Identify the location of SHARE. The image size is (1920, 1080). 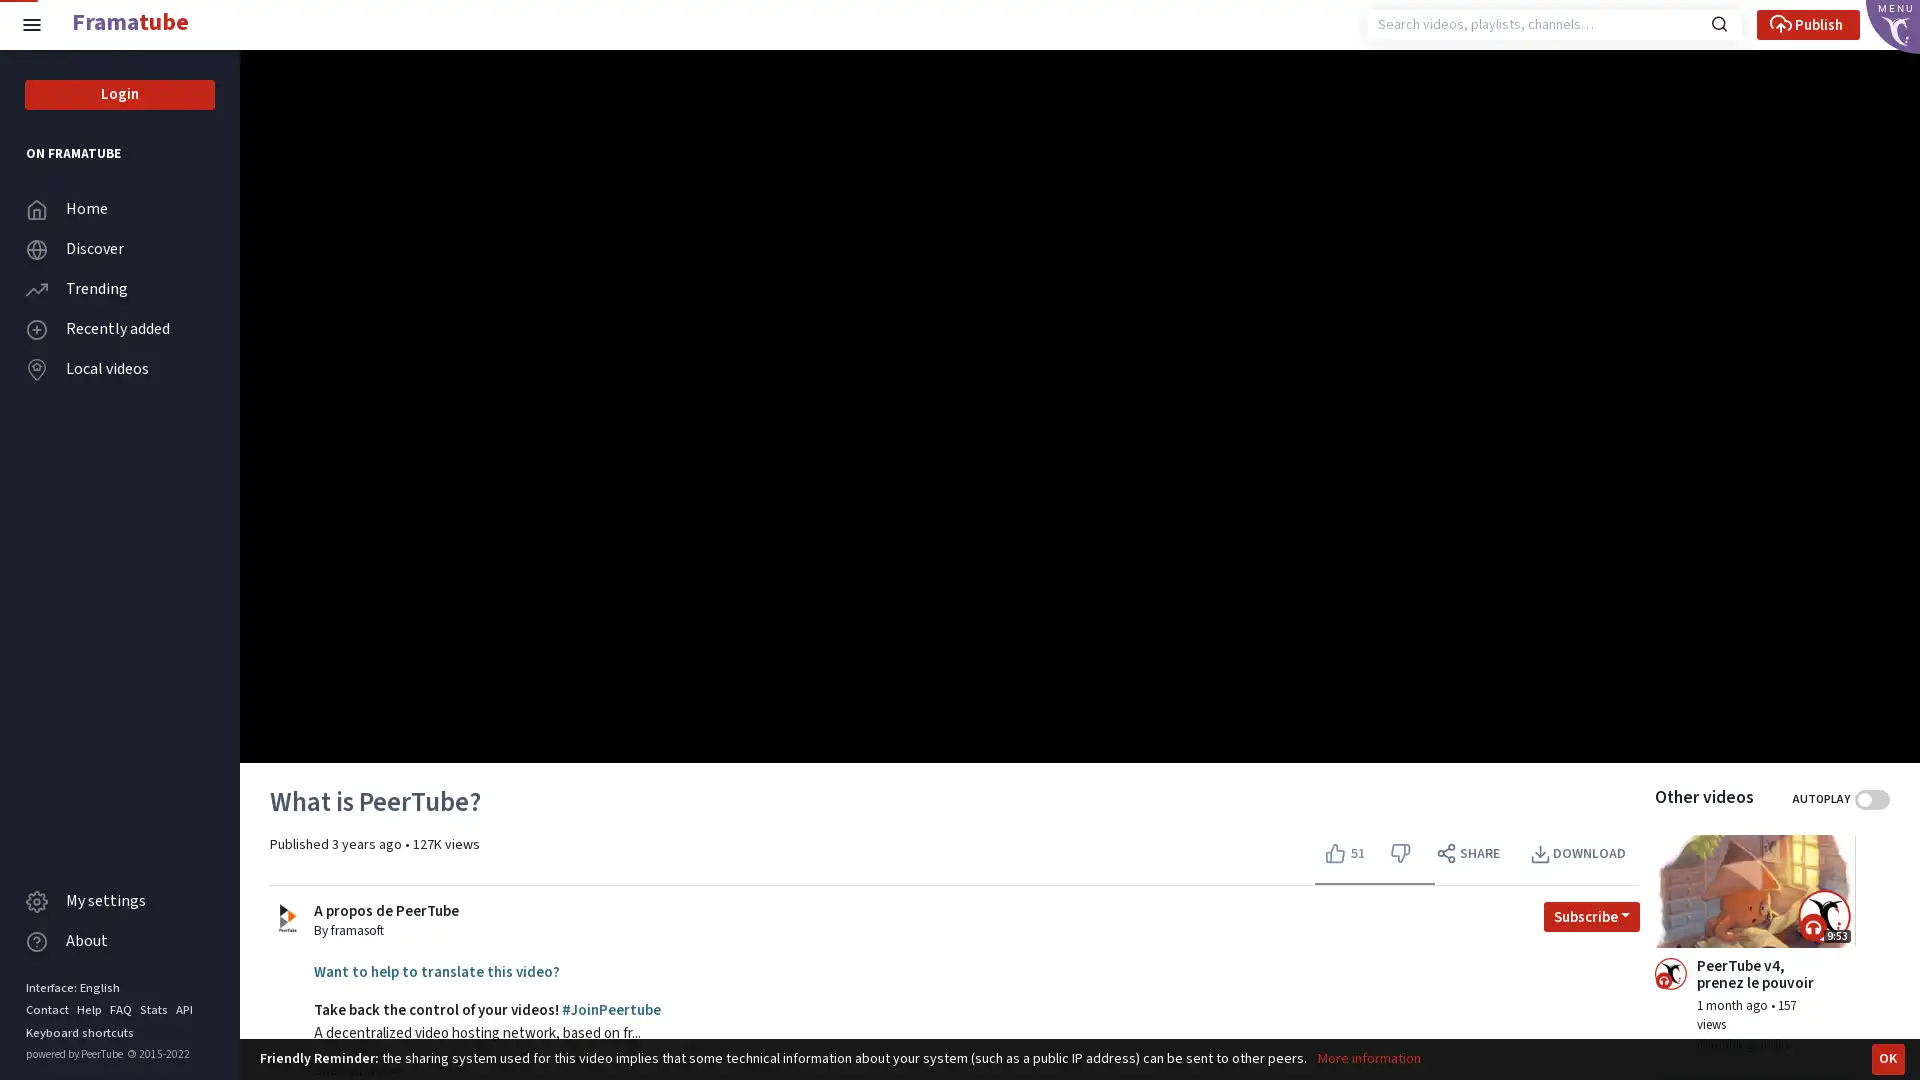
(1469, 853).